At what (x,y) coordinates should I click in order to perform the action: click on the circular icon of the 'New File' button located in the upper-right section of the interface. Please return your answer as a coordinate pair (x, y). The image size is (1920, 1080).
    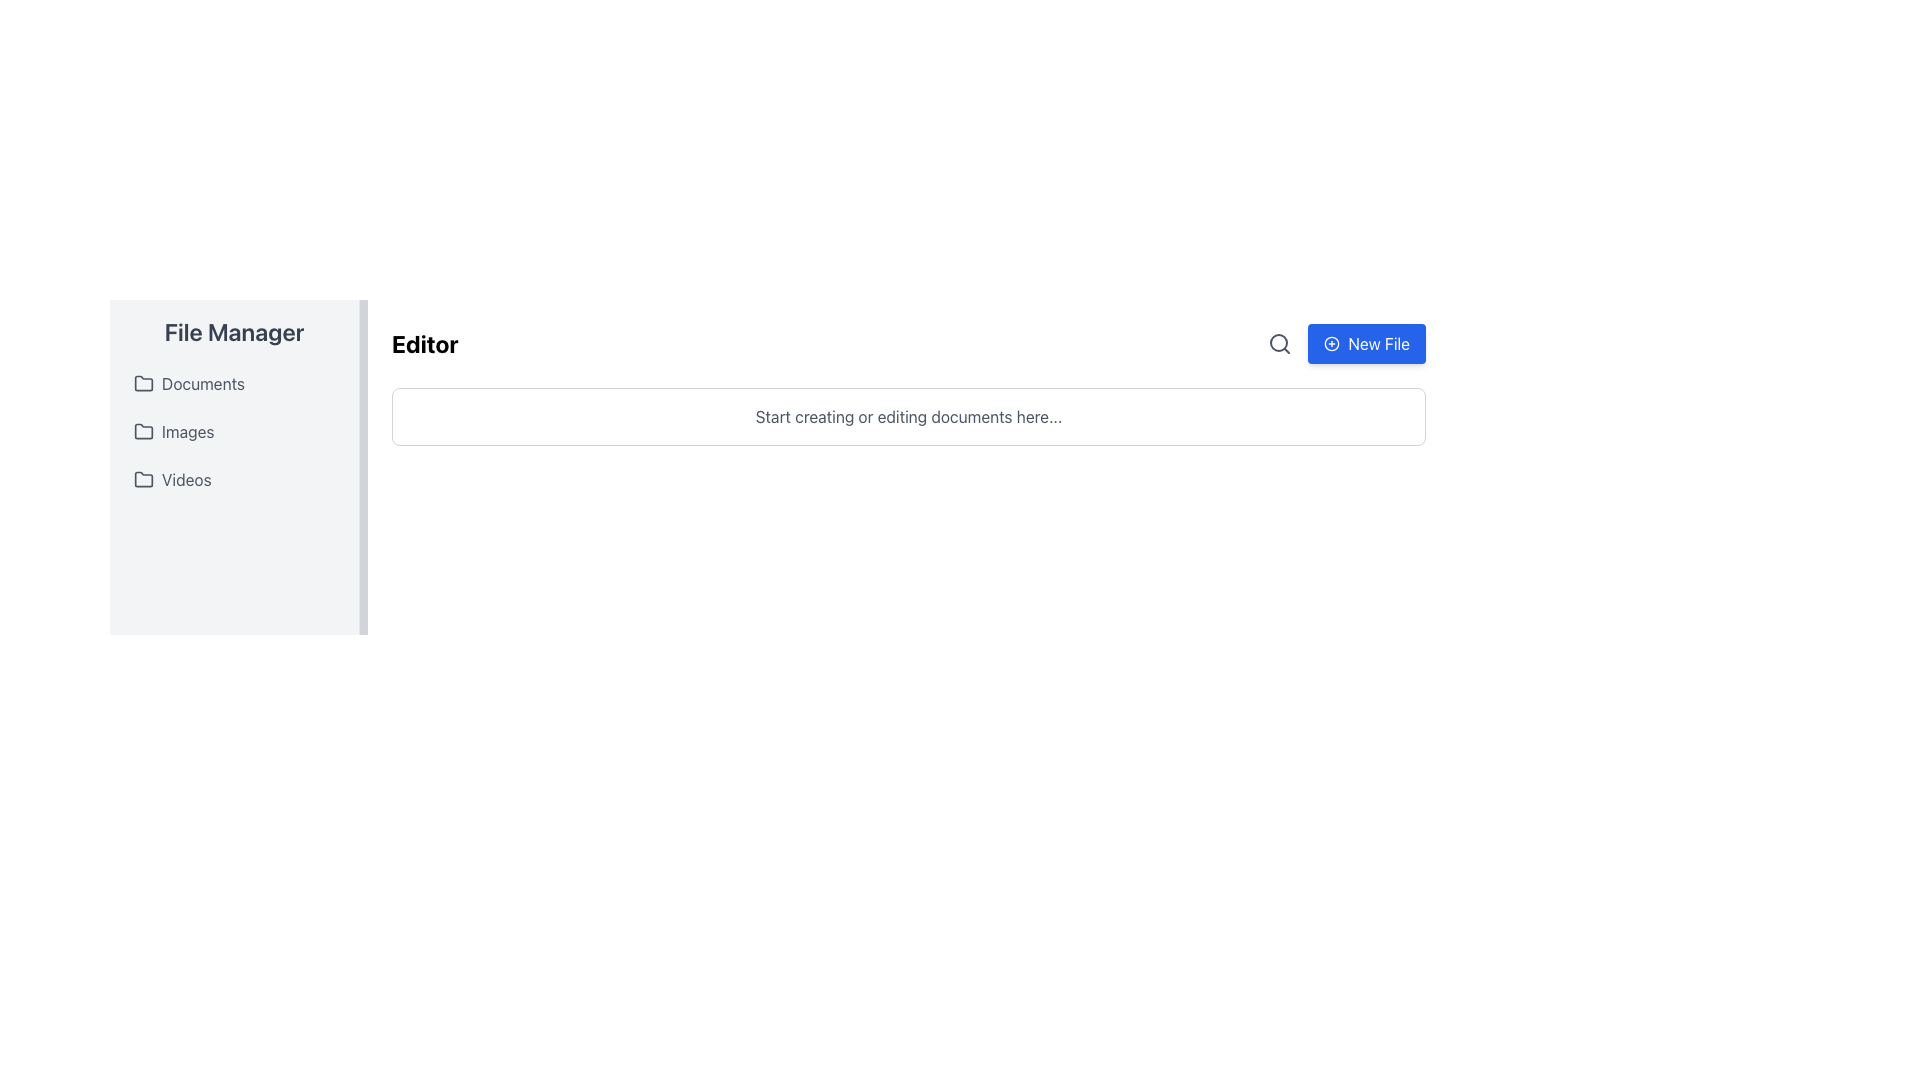
    Looking at the image, I should click on (1332, 342).